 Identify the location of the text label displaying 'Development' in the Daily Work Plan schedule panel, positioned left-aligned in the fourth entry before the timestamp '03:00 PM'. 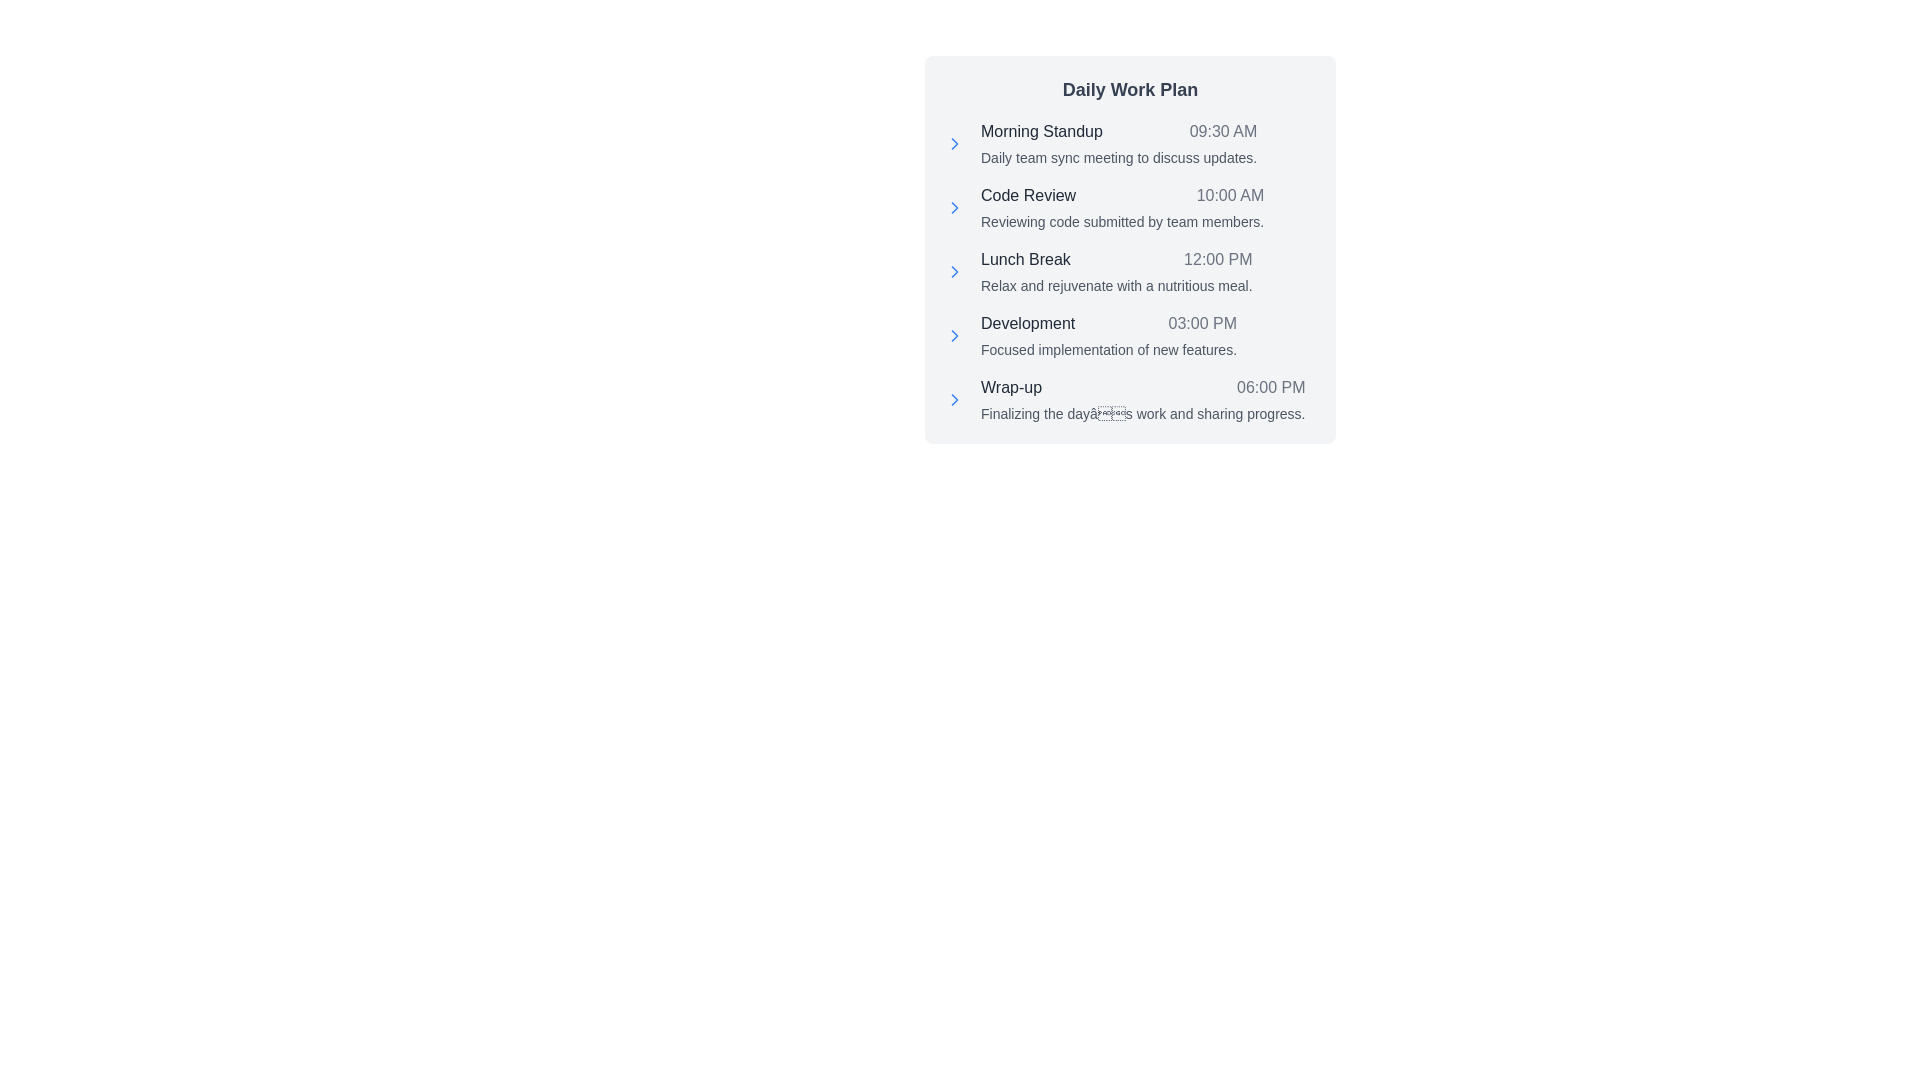
(1028, 323).